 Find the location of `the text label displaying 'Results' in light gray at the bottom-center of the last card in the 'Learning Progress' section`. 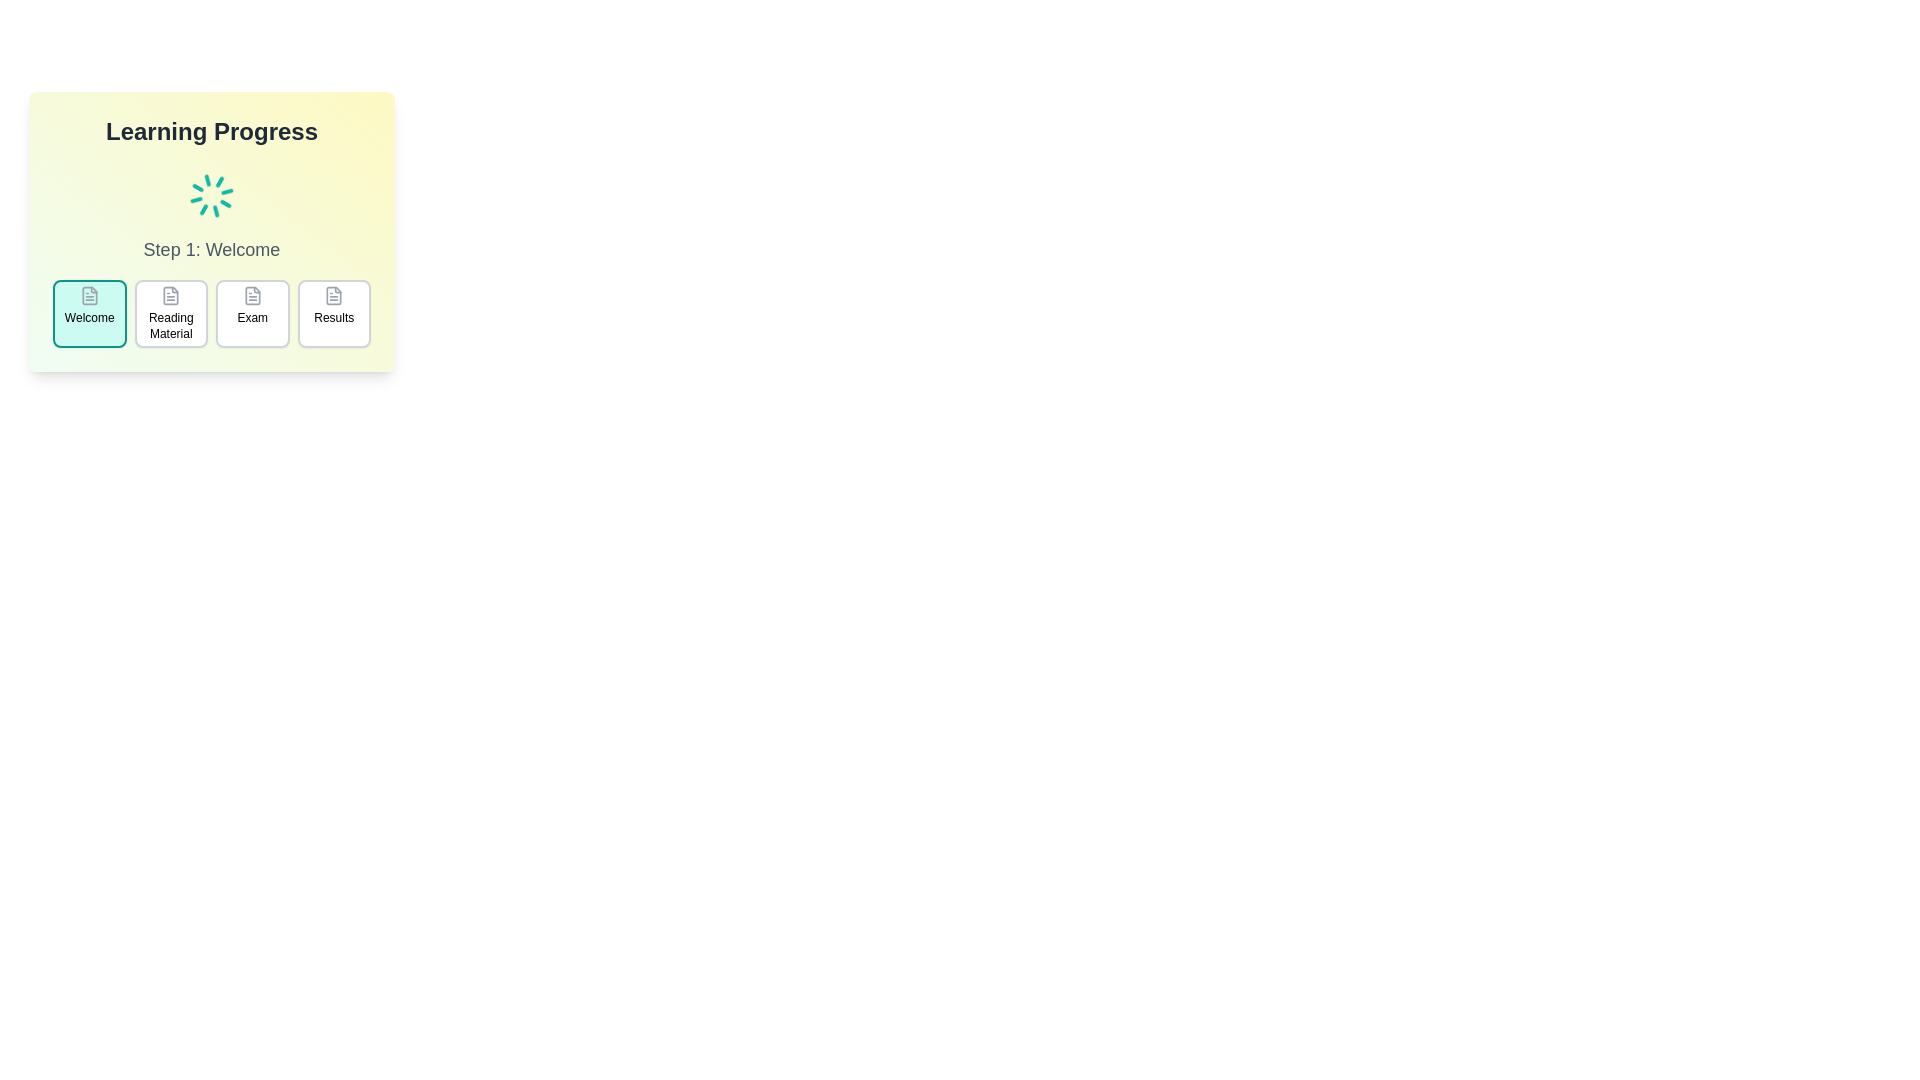

the text label displaying 'Results' in light gray at the bottom-center of the last card in the 'Learning Progress' section is located at coordinates (334, 316).